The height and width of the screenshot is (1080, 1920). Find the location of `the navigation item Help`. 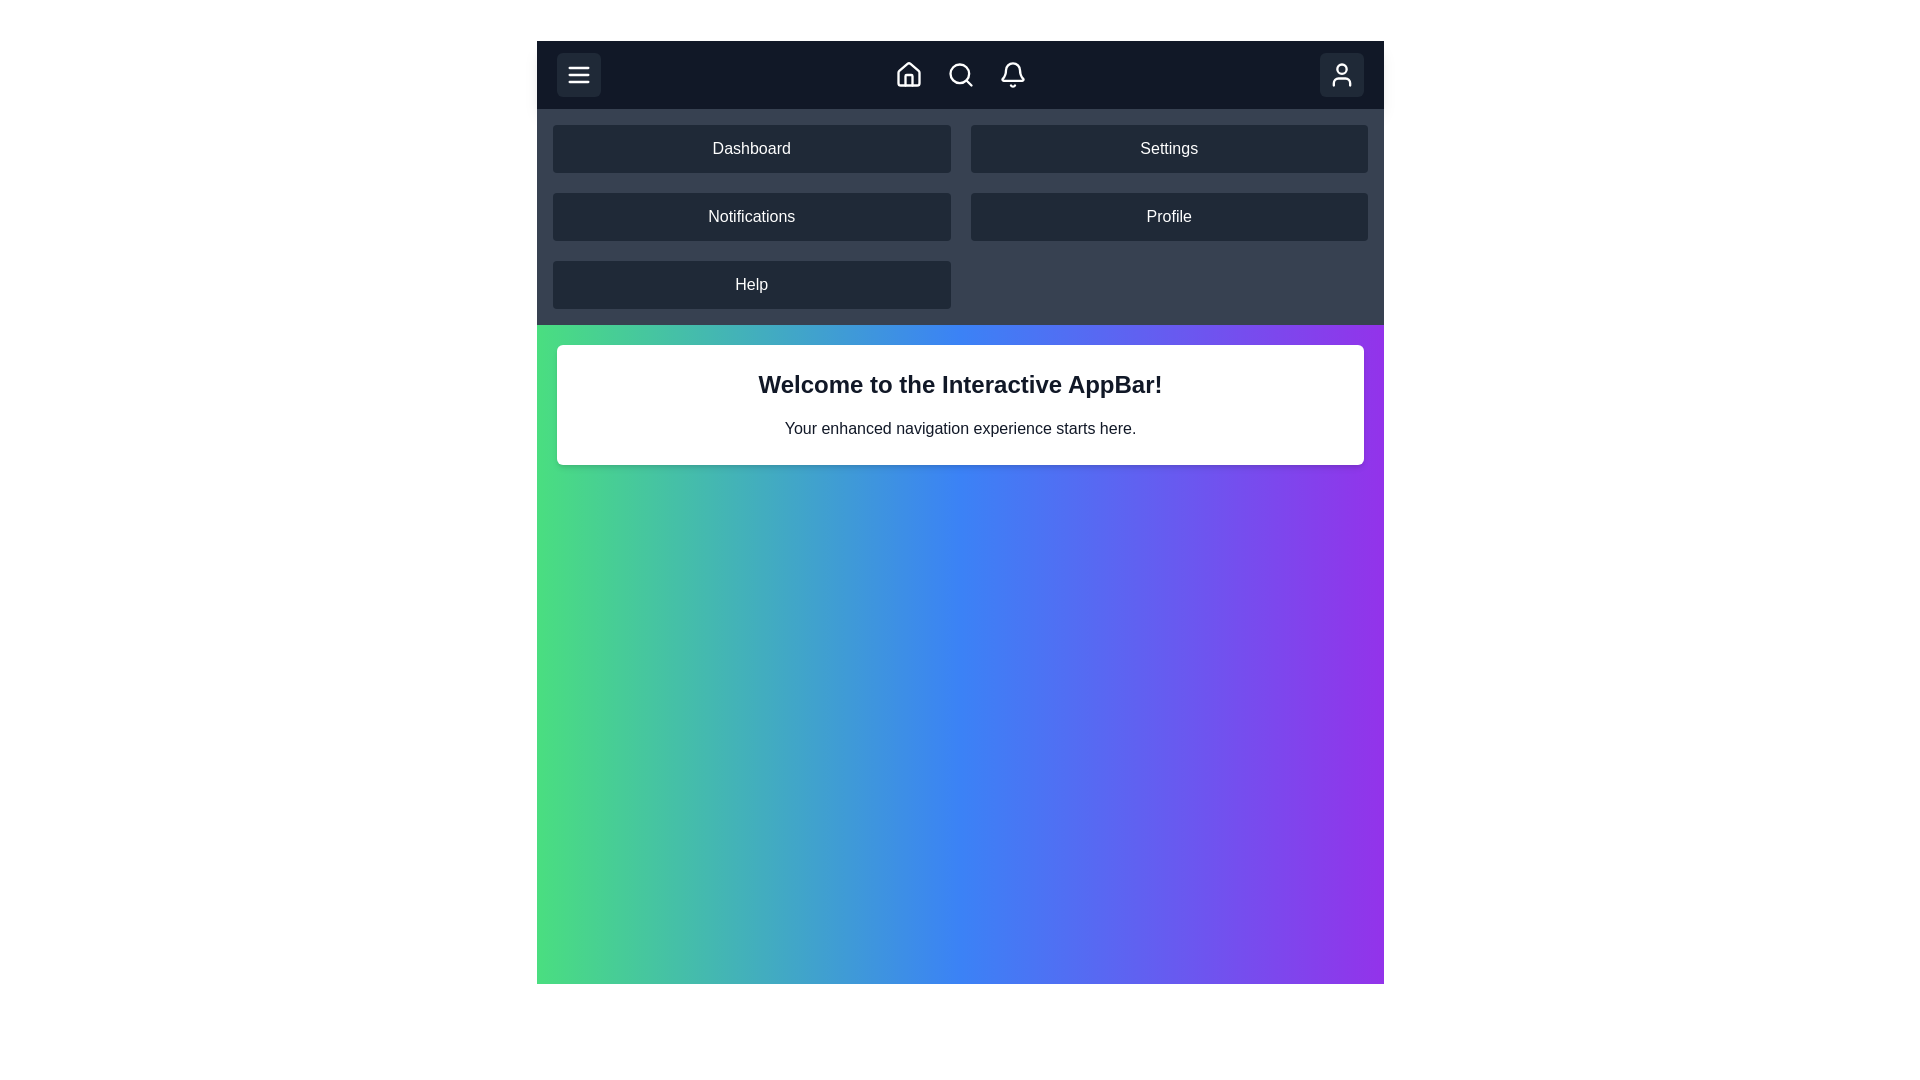

the navigation item Help is located at coordinates (750, 285).